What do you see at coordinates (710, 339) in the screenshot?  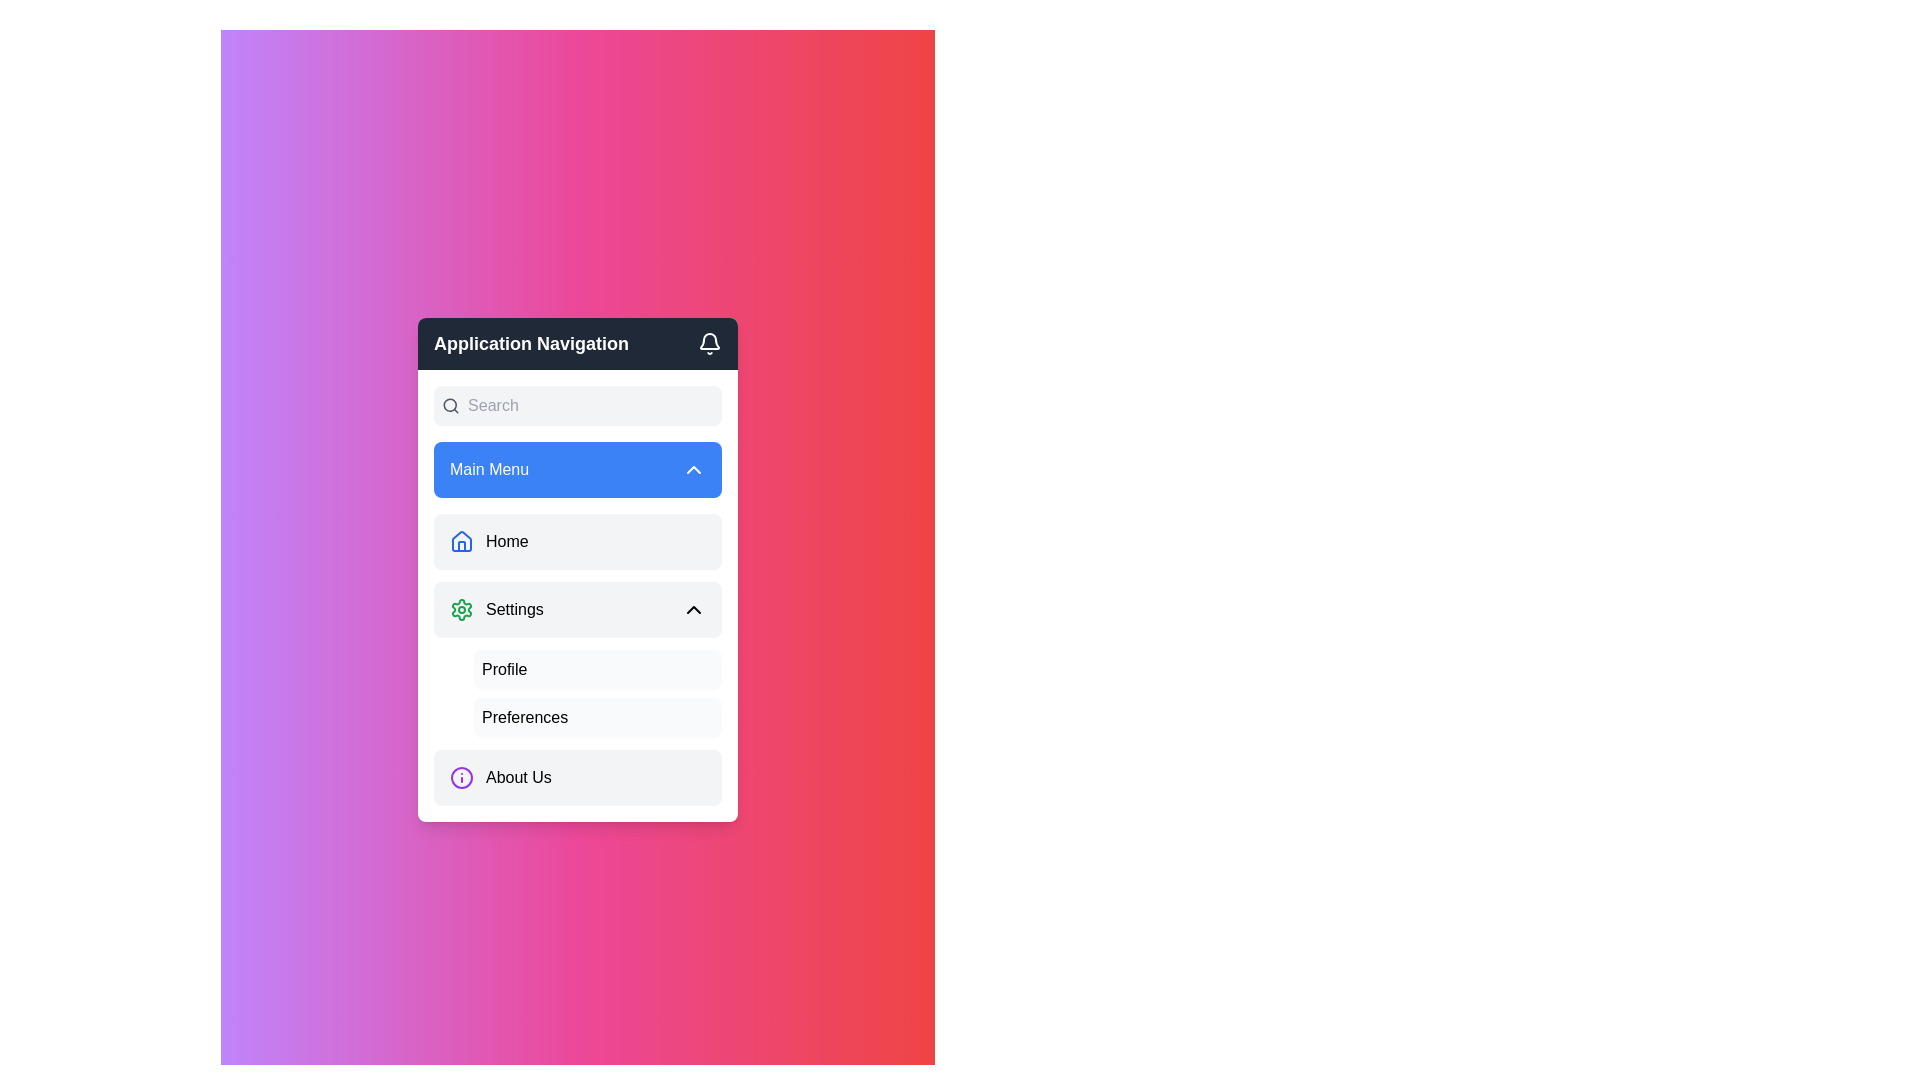 I see `on the bell notification icon located at the top-right corner of the application navigation interface` at bounding box center [710, 339].